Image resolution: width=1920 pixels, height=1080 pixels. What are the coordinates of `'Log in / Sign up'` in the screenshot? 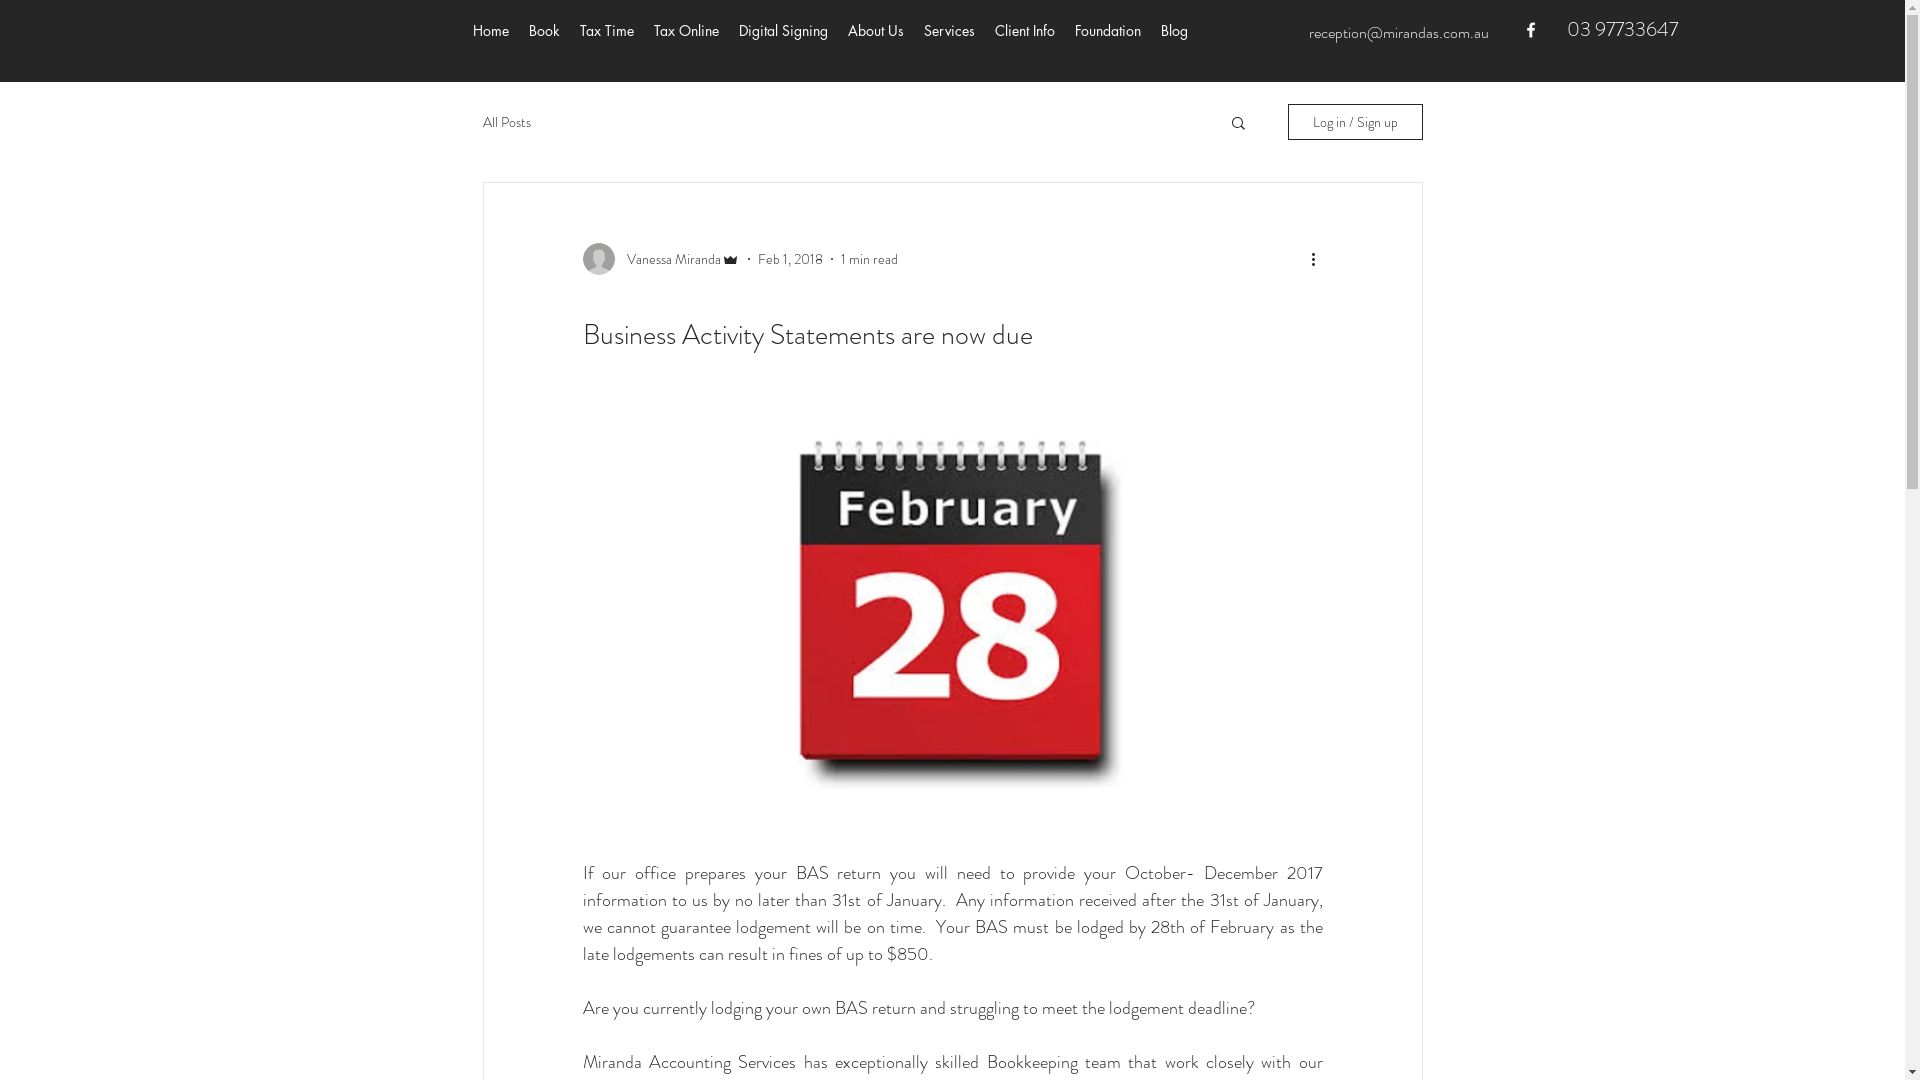 It's located at (1355, 122).